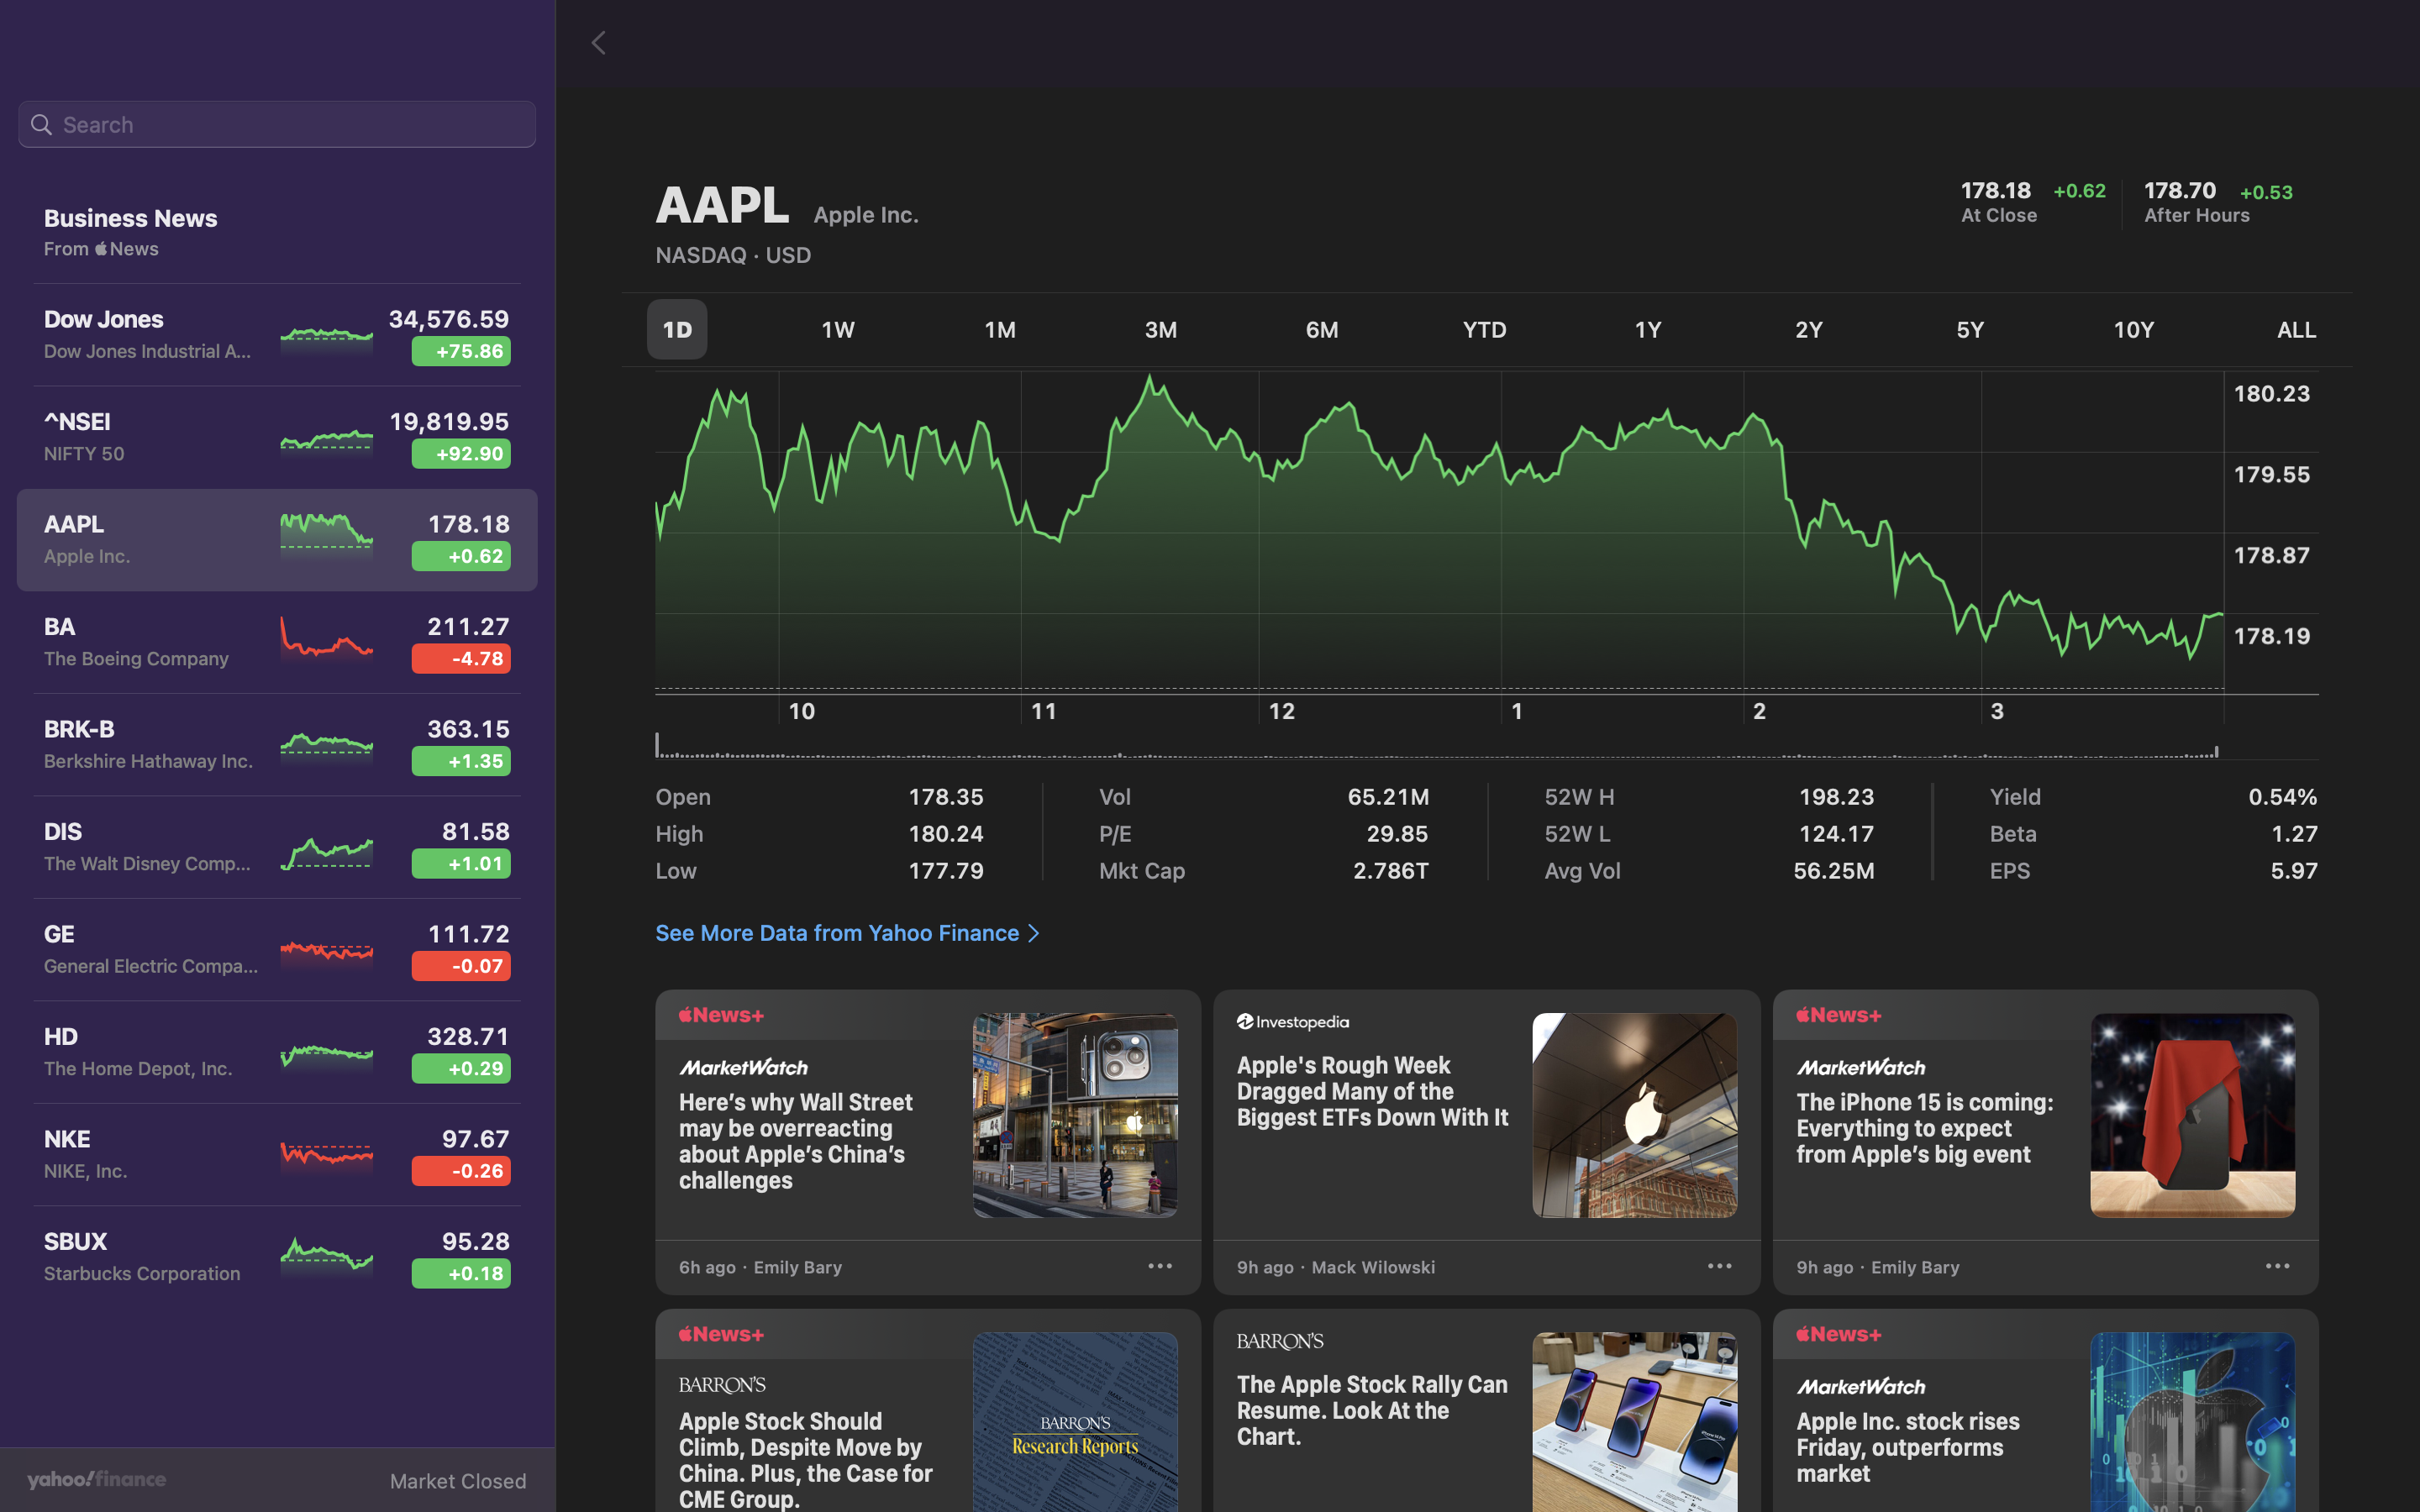 This screenshot has height=1512, width=2420. Describe the element at coordinates (1002, 324) in the screenshot. I see `the option to view one month"s worth of stock fluctuation` at that location.